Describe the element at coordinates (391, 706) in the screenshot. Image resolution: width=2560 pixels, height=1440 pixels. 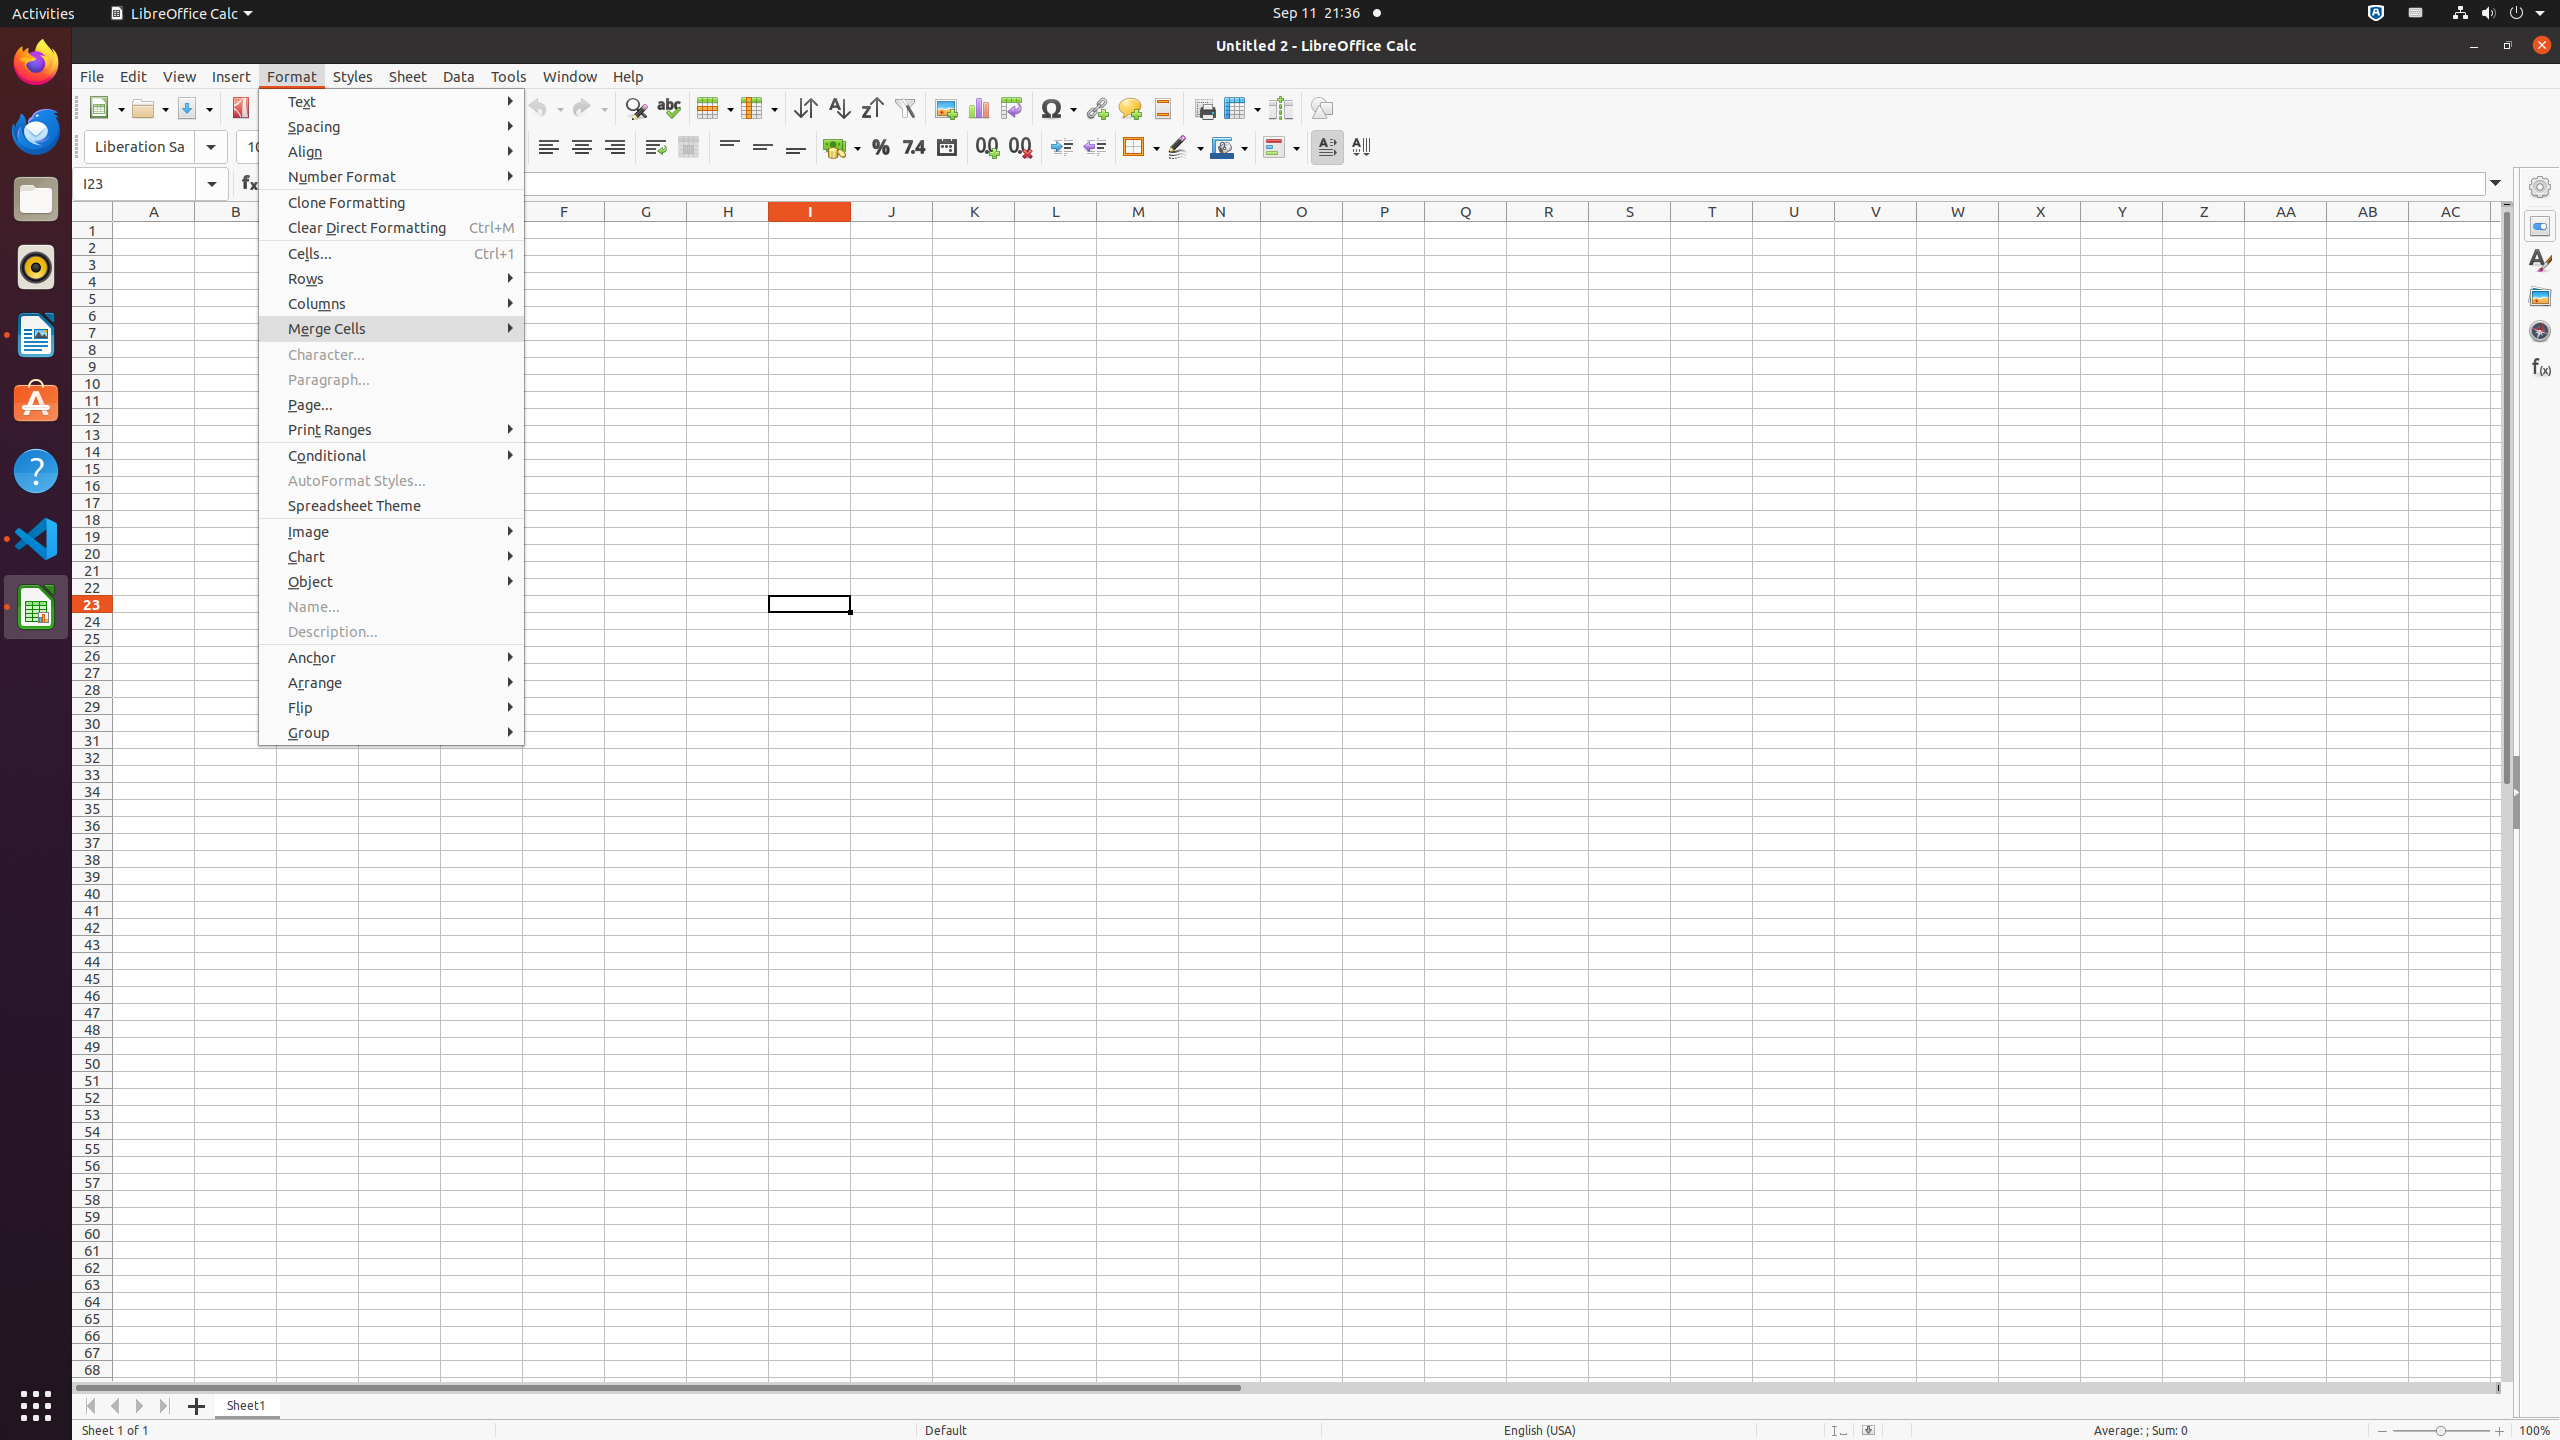
I see `'Flip'` at that location.